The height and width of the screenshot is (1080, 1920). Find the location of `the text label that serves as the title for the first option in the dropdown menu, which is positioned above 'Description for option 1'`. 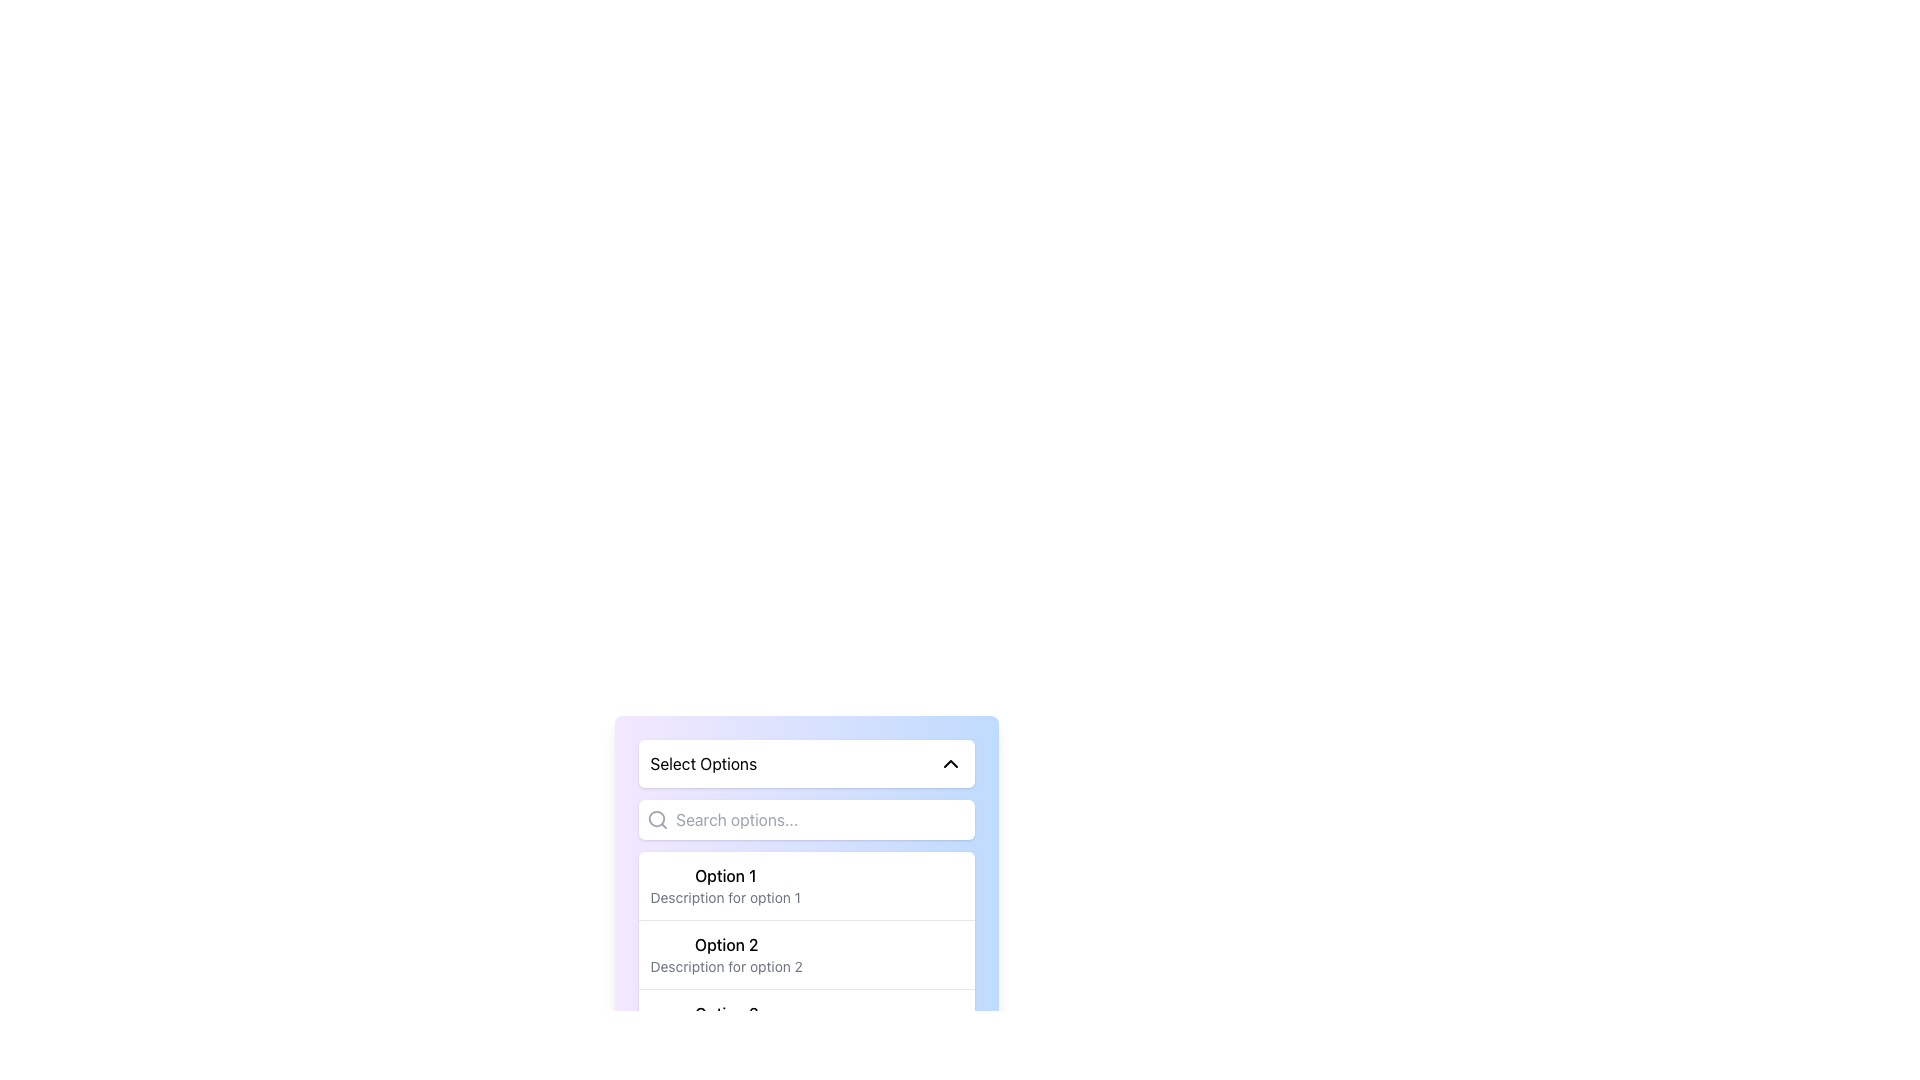

the text label that serves as the title for the first option in the dropdown menu, which is positioned above 'Description for option 1' is located at coordinates (724, 874).